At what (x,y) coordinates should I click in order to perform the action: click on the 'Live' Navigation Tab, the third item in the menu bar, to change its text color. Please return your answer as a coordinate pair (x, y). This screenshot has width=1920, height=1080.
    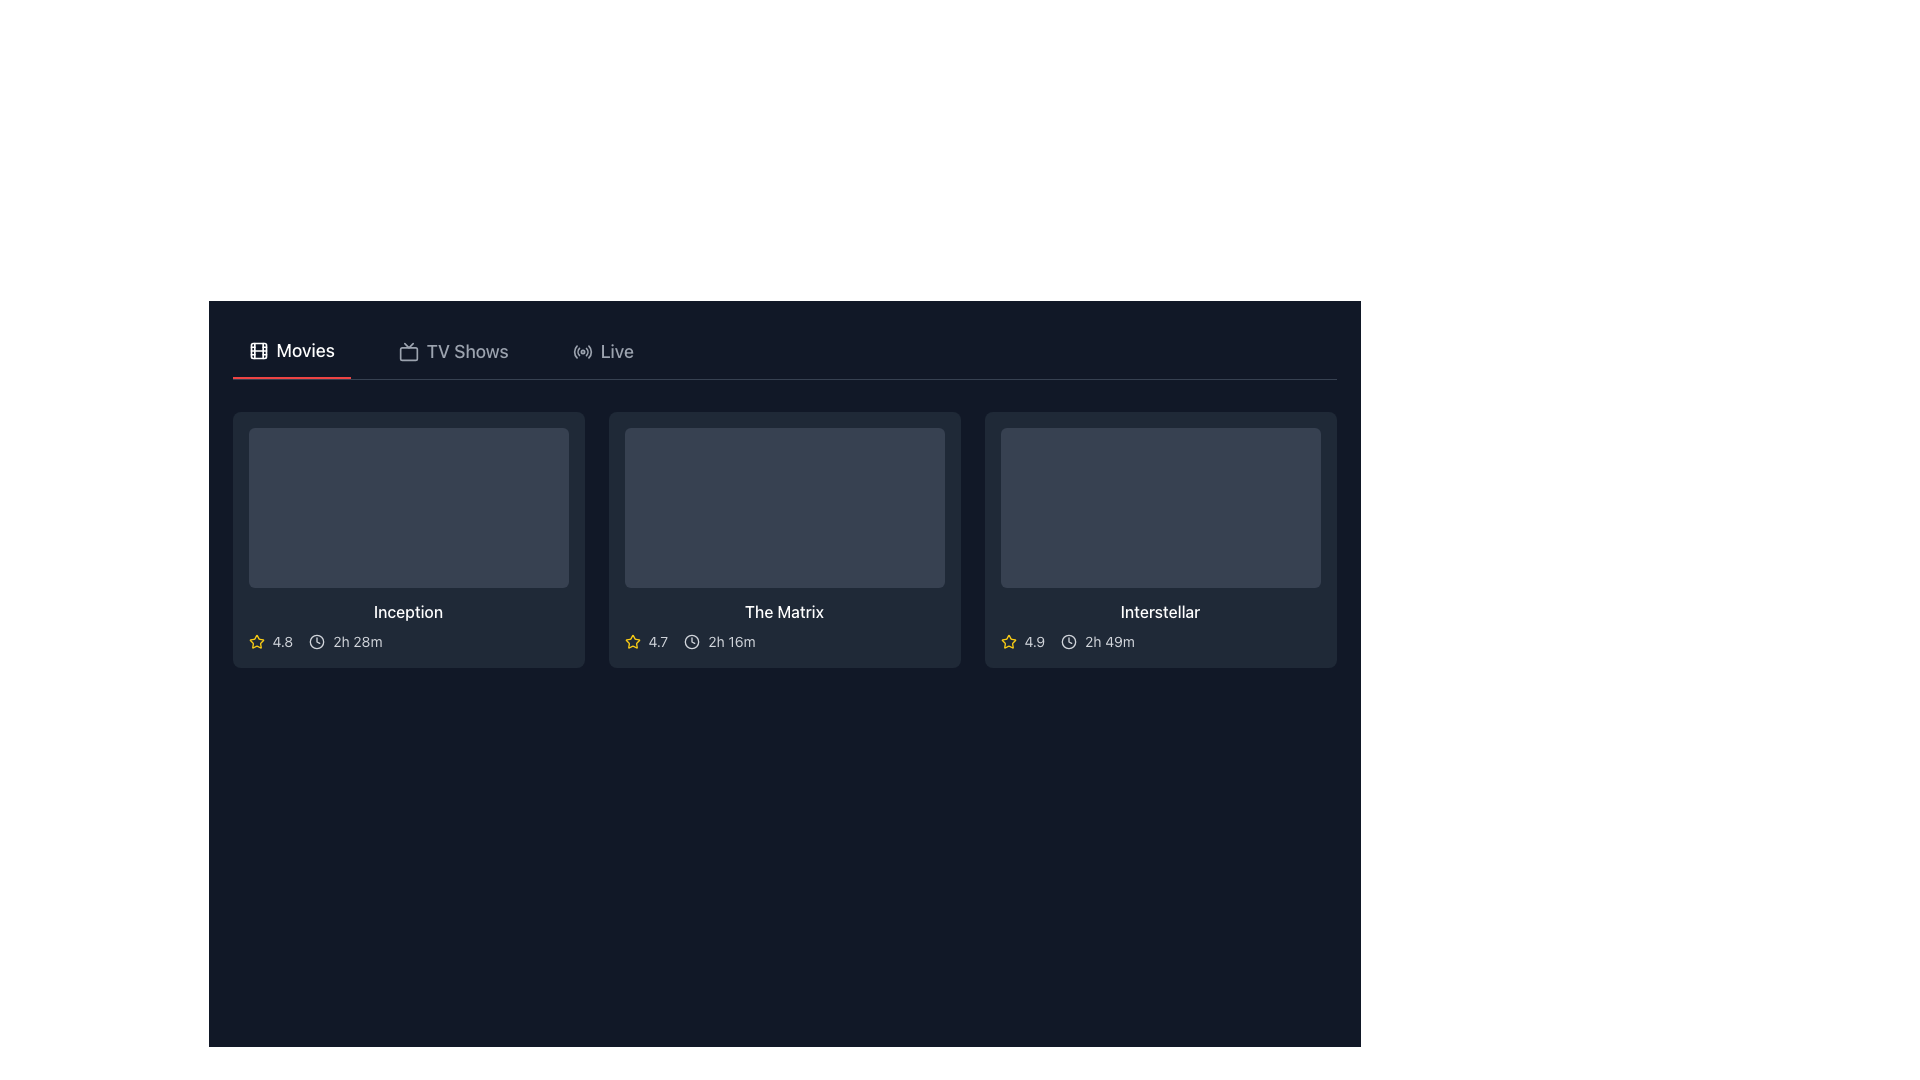
    Looking at the image, I should click on (602, 350).